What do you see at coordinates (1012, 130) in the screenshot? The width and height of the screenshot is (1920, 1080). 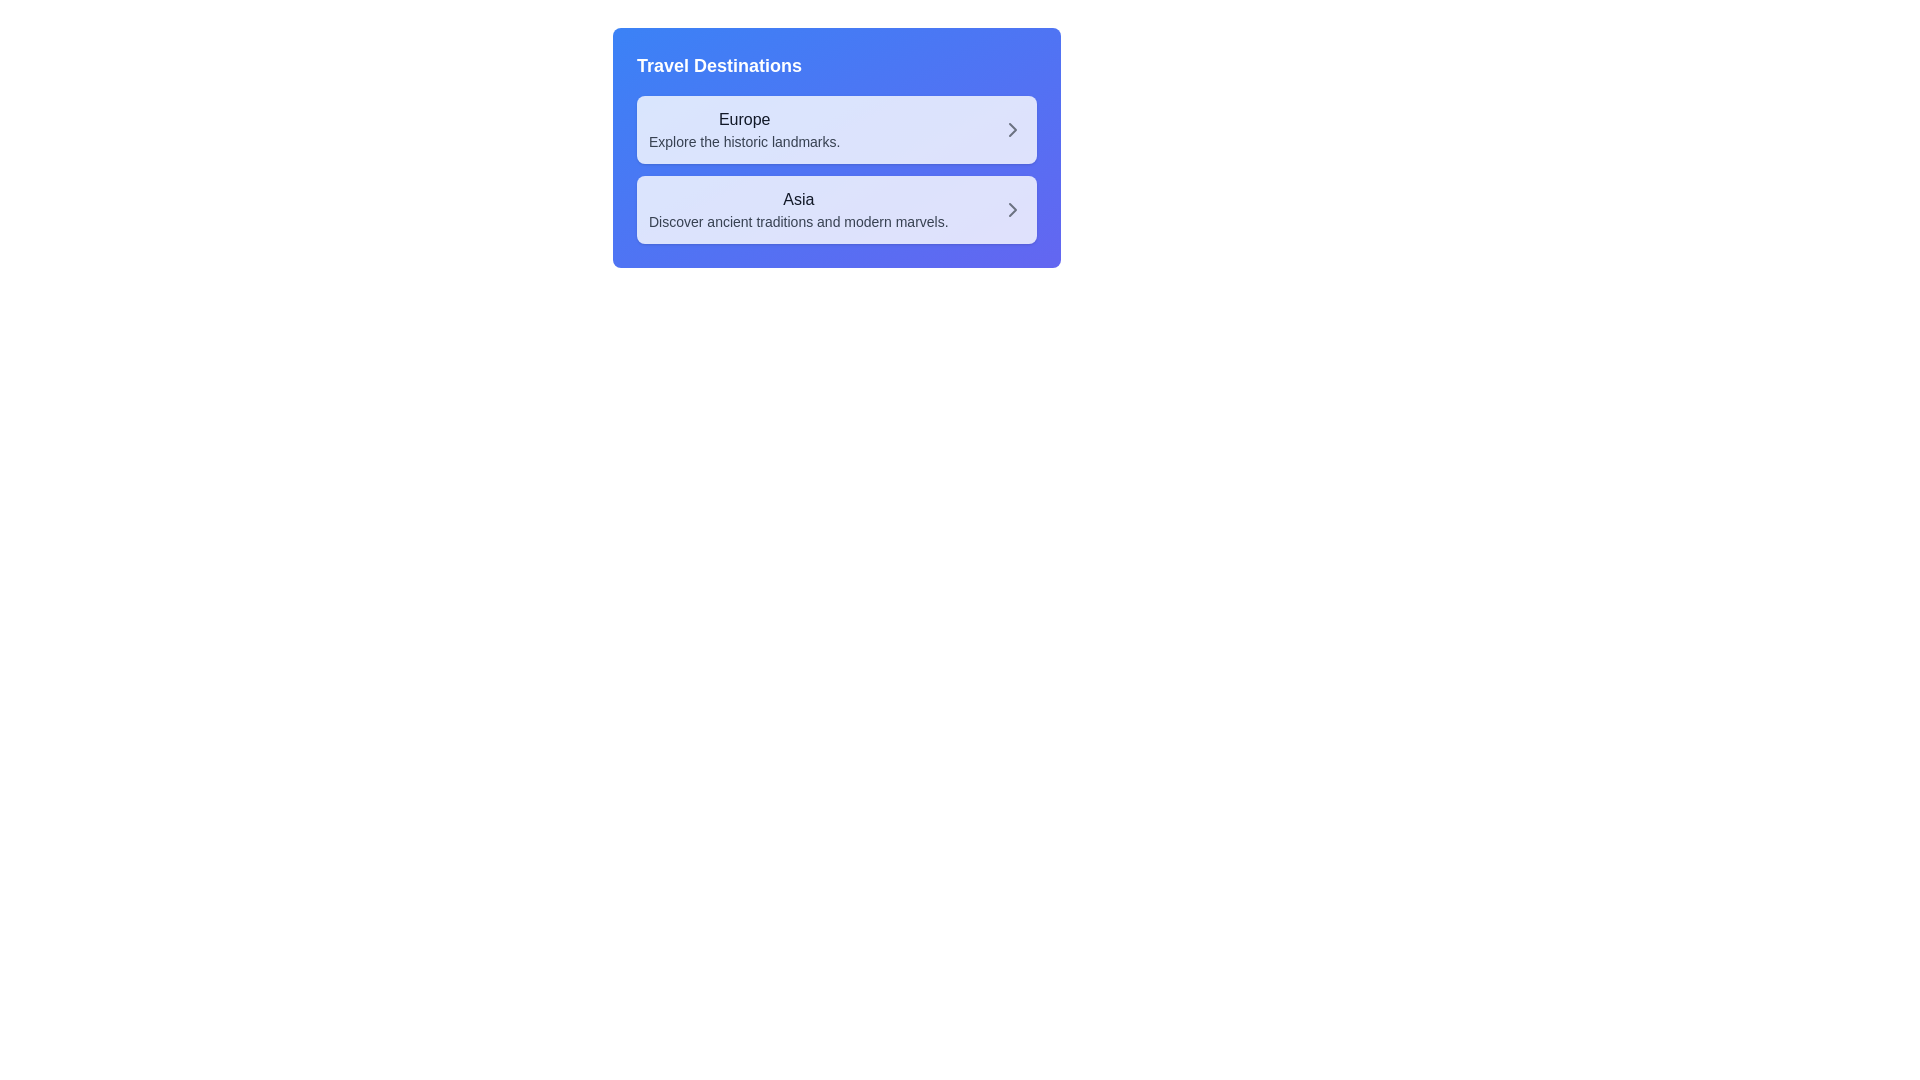 I see `the Chevron Right icon located in the 'Europe' section of the 'Travel Destinations' panel` at bounding box center [1012, 130].